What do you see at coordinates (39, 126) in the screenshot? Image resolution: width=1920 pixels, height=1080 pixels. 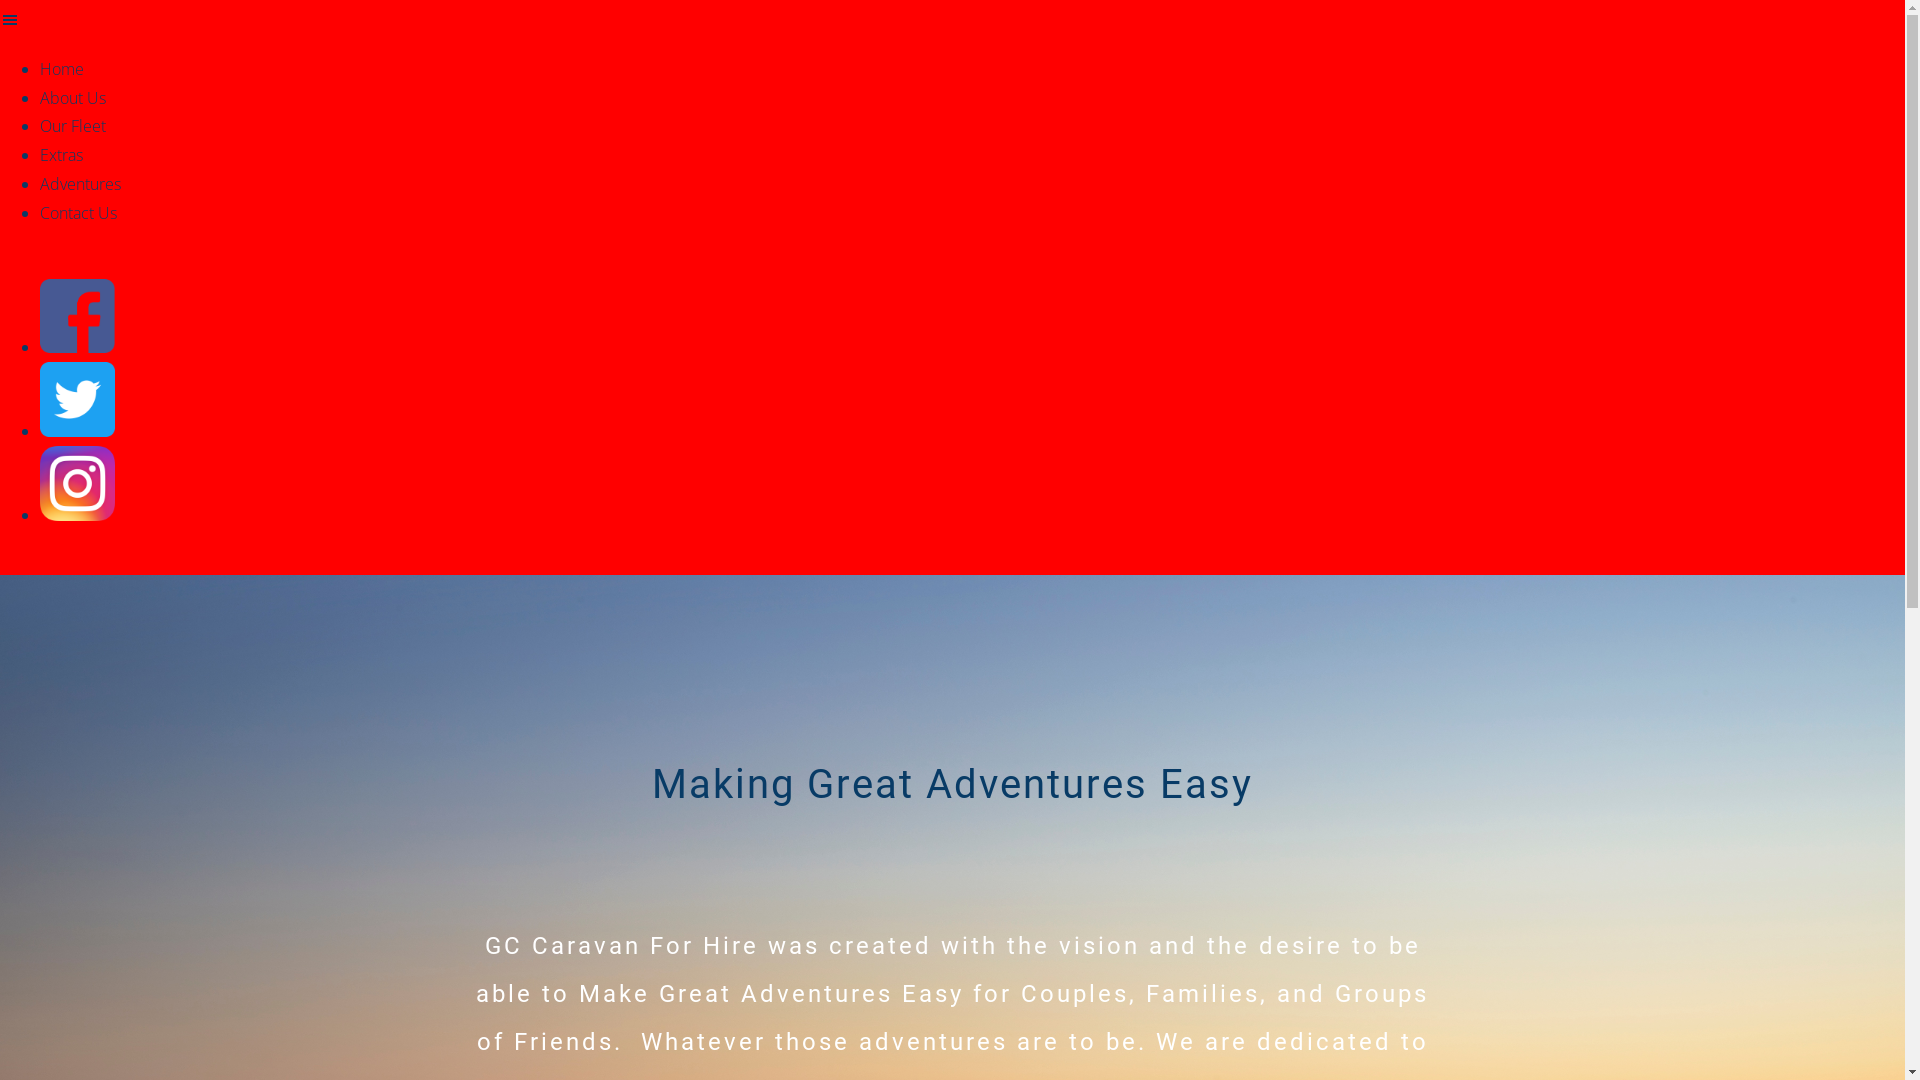 I see `'Our Fleet'` at bounding box center [39, 126].